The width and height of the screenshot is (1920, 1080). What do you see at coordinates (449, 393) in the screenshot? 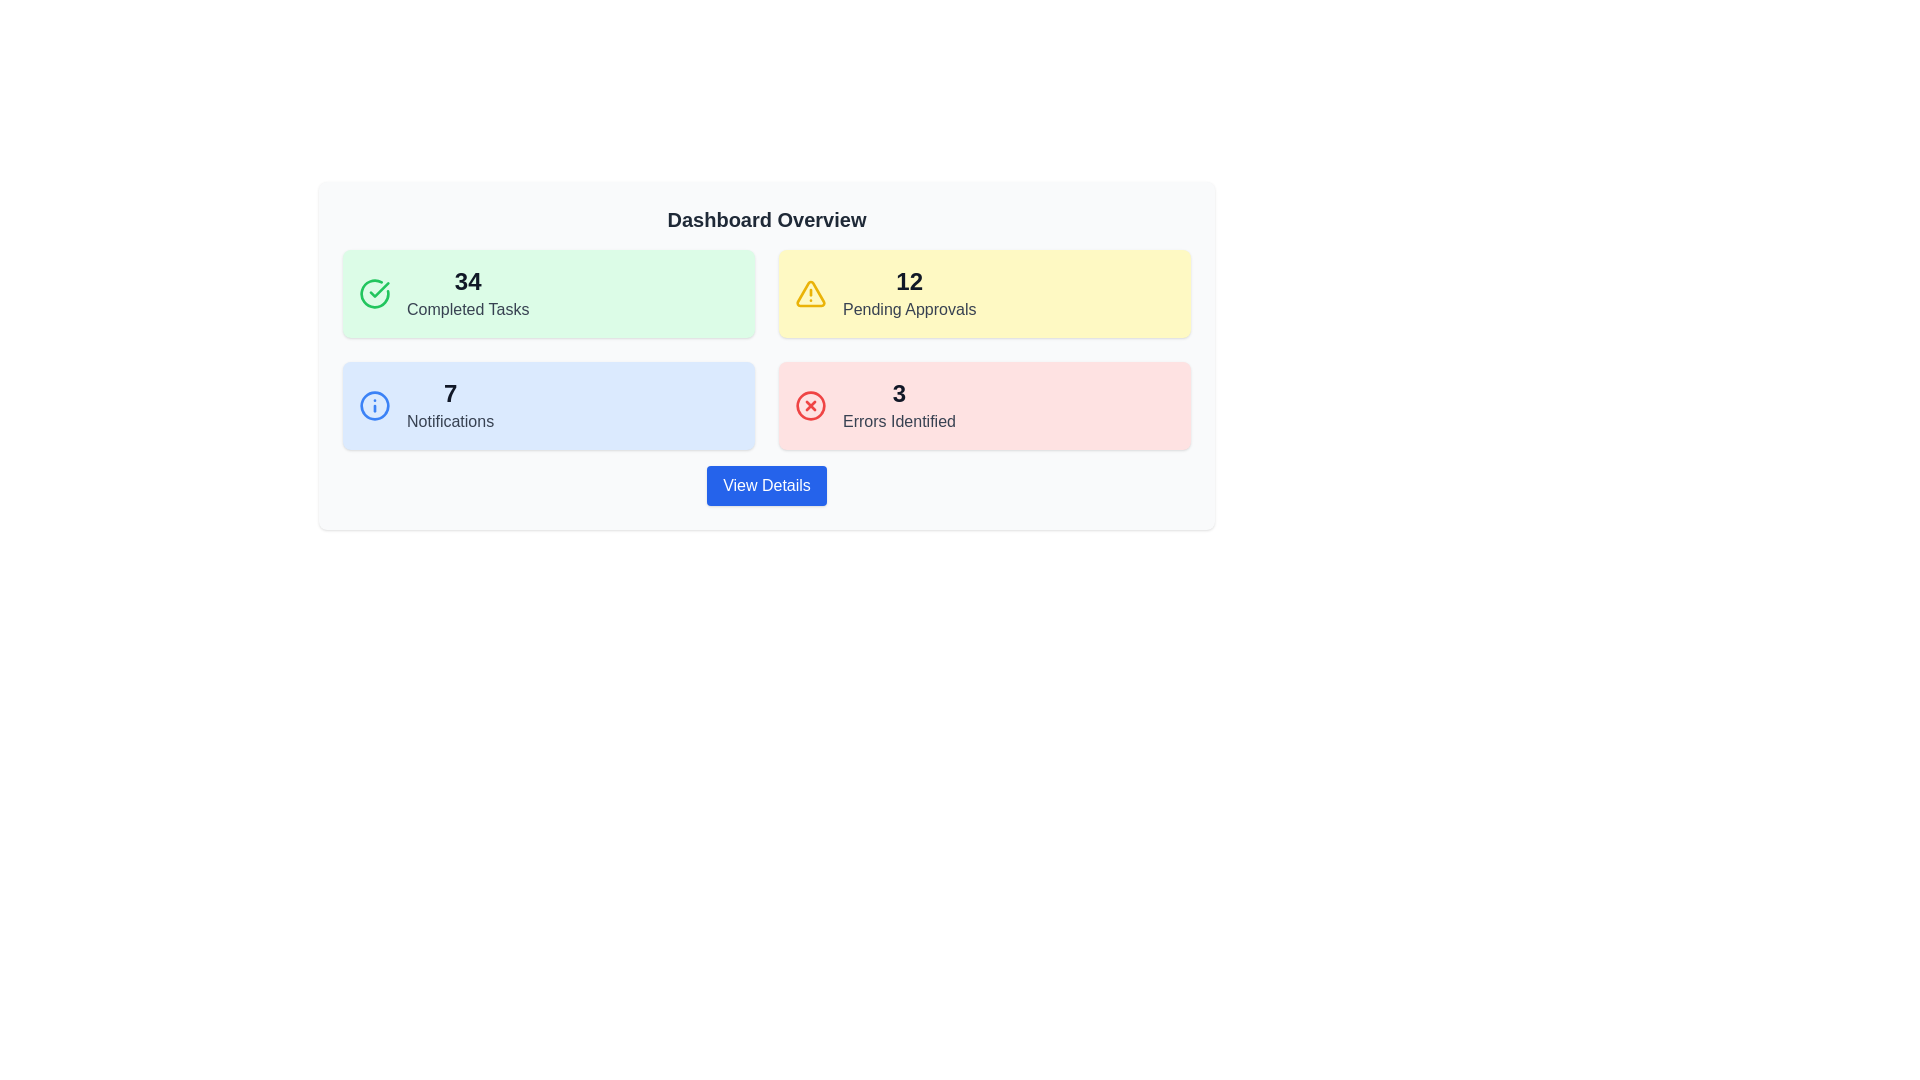
I see `the bold numeral '7' displayed in black on a white background, located in the top-left corner of its containing box within the second row of cards in the dashboard layout` at bounding box center [449, 393].